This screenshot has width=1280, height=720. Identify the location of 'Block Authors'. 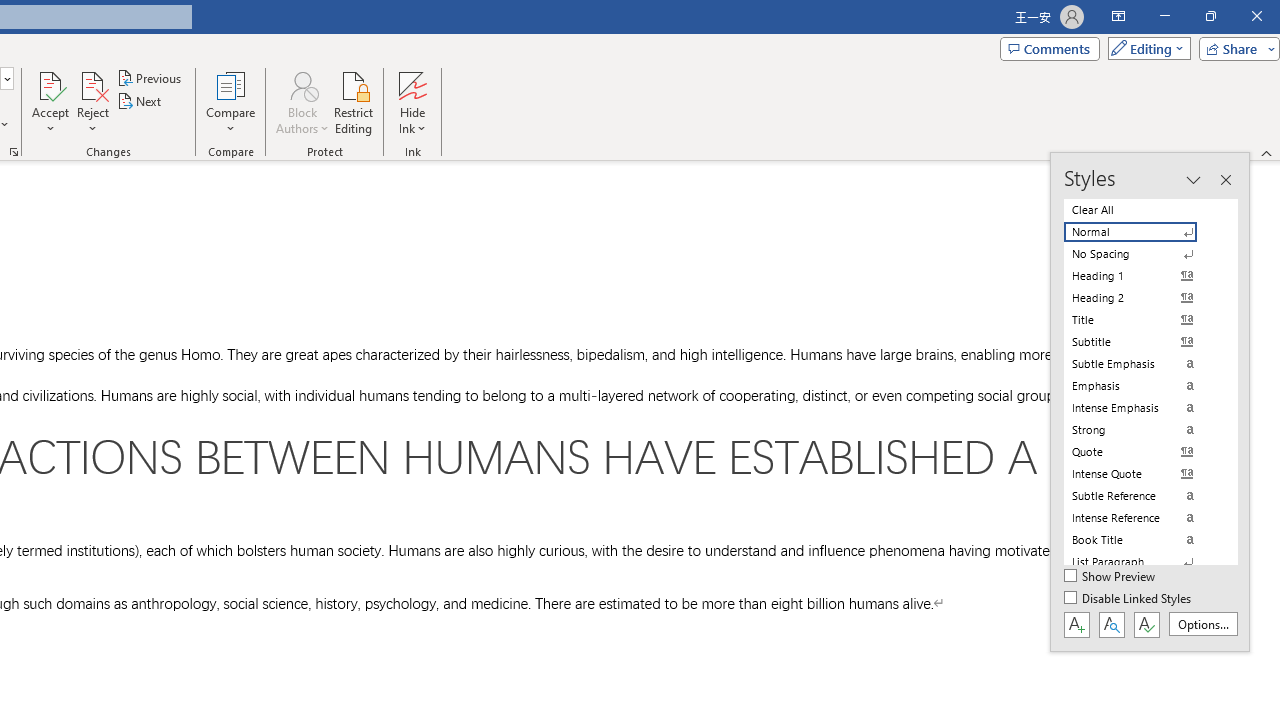
(301, 84).